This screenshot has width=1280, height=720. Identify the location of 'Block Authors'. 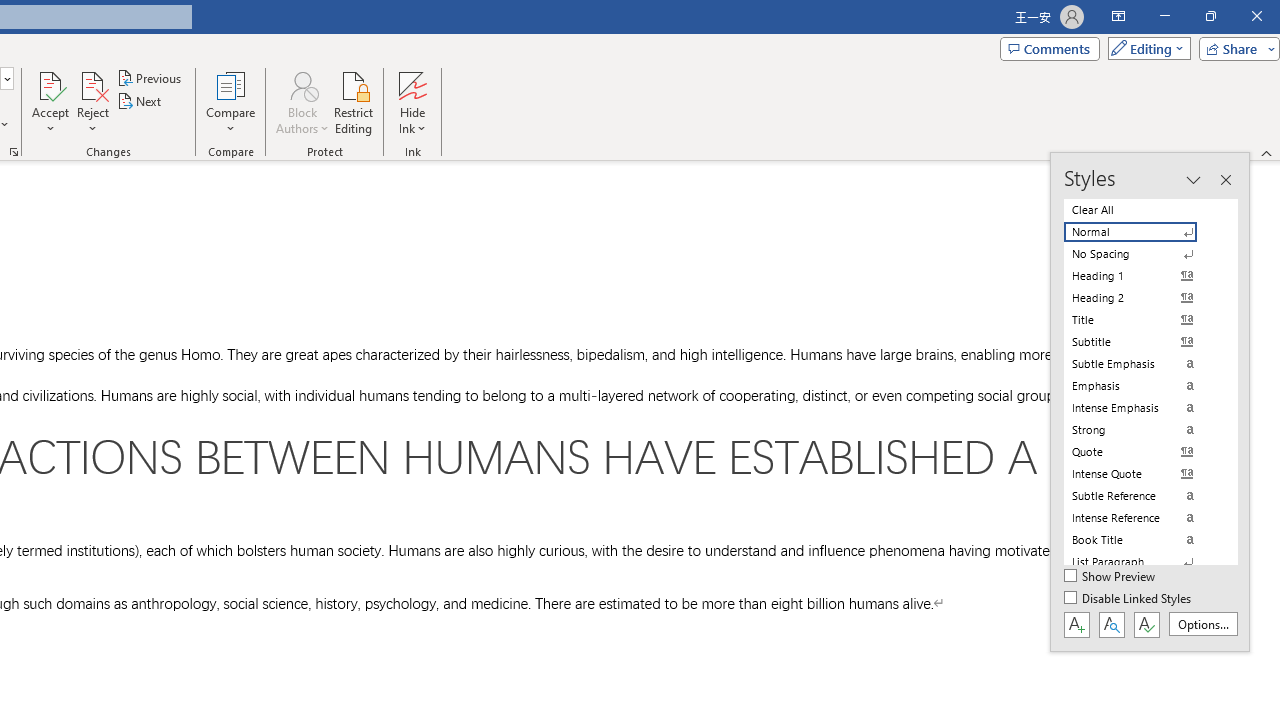
(301, 84).